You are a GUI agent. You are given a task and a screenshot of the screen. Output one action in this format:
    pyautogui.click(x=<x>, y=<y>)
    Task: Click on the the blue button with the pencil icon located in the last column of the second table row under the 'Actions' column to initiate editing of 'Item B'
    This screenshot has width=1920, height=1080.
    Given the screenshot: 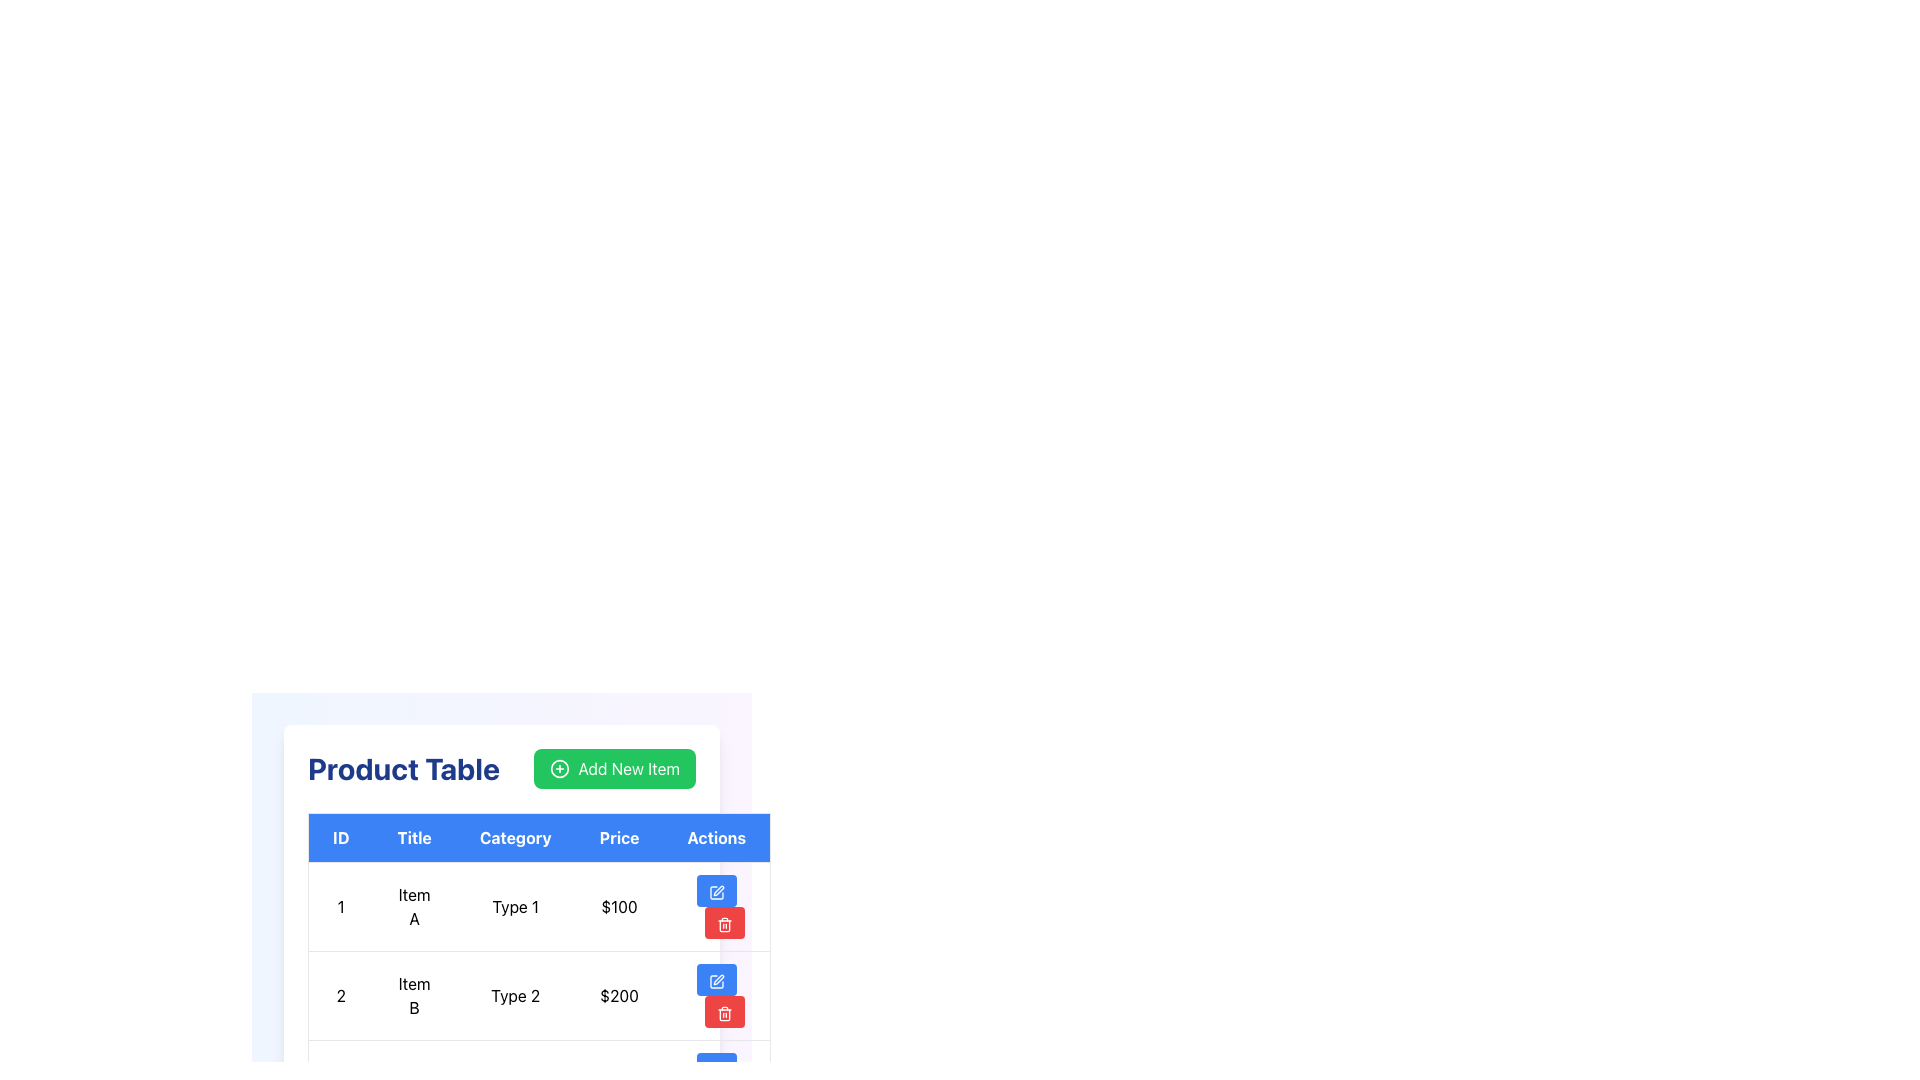 What is the action you would take?
    pyautogui.click(x=717, y=995)
    